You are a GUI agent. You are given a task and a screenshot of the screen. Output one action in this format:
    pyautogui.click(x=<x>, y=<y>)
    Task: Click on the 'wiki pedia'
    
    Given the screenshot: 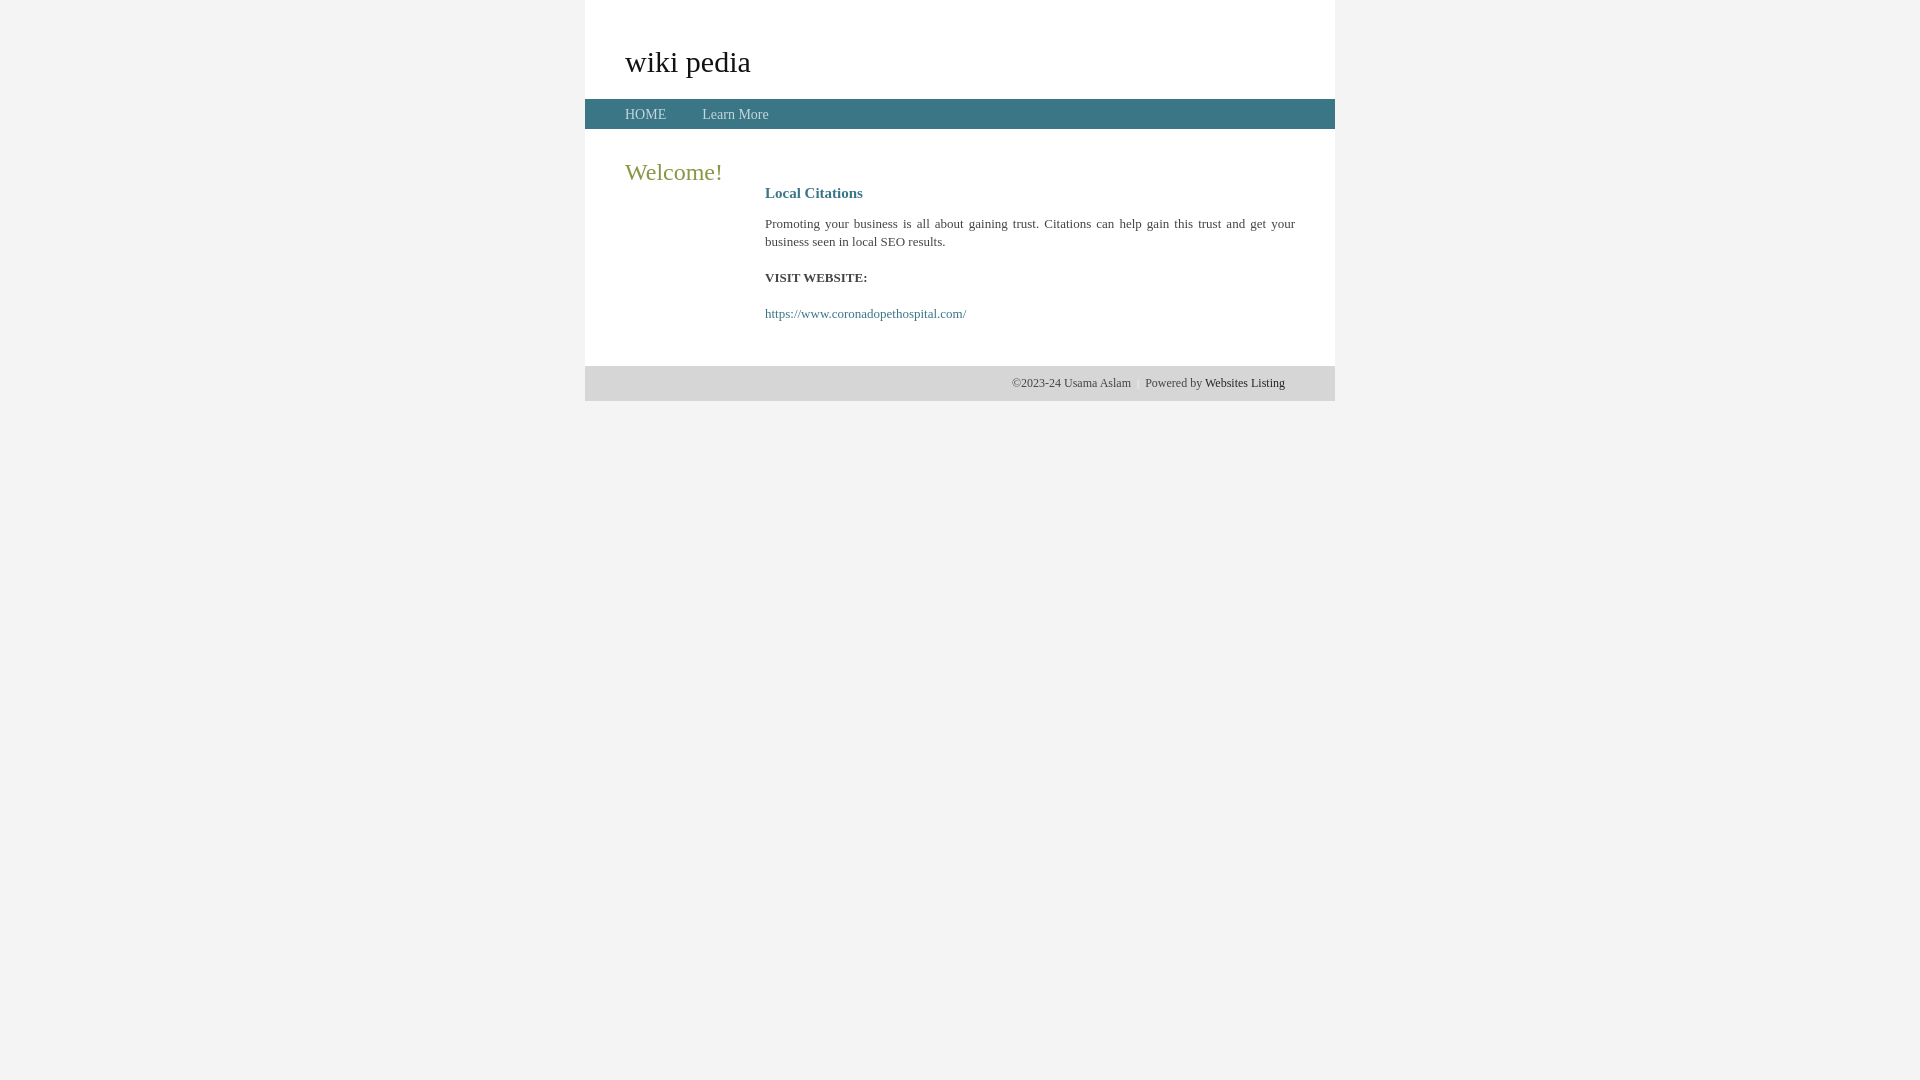 What is the action you would take?
    pyautogui.click(x=623, y=60)
    